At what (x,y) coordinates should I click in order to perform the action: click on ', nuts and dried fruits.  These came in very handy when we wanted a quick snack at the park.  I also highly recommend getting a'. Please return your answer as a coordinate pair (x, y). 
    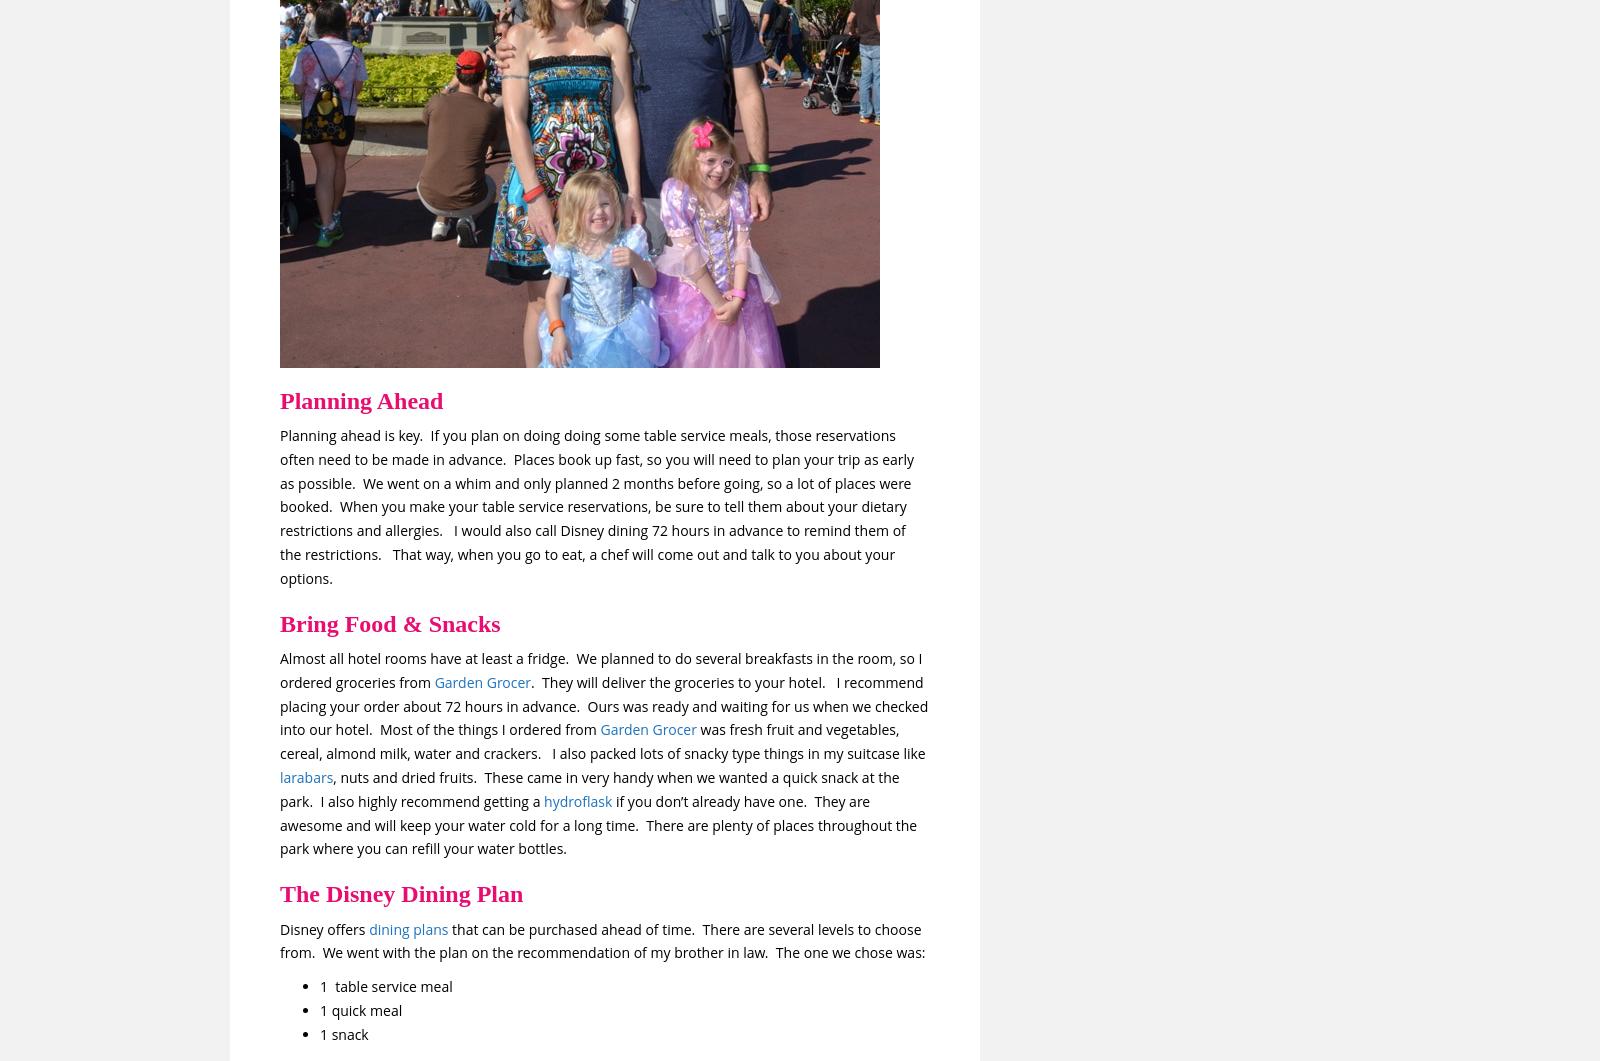
    Looking at the image, I should click on (588, 788).